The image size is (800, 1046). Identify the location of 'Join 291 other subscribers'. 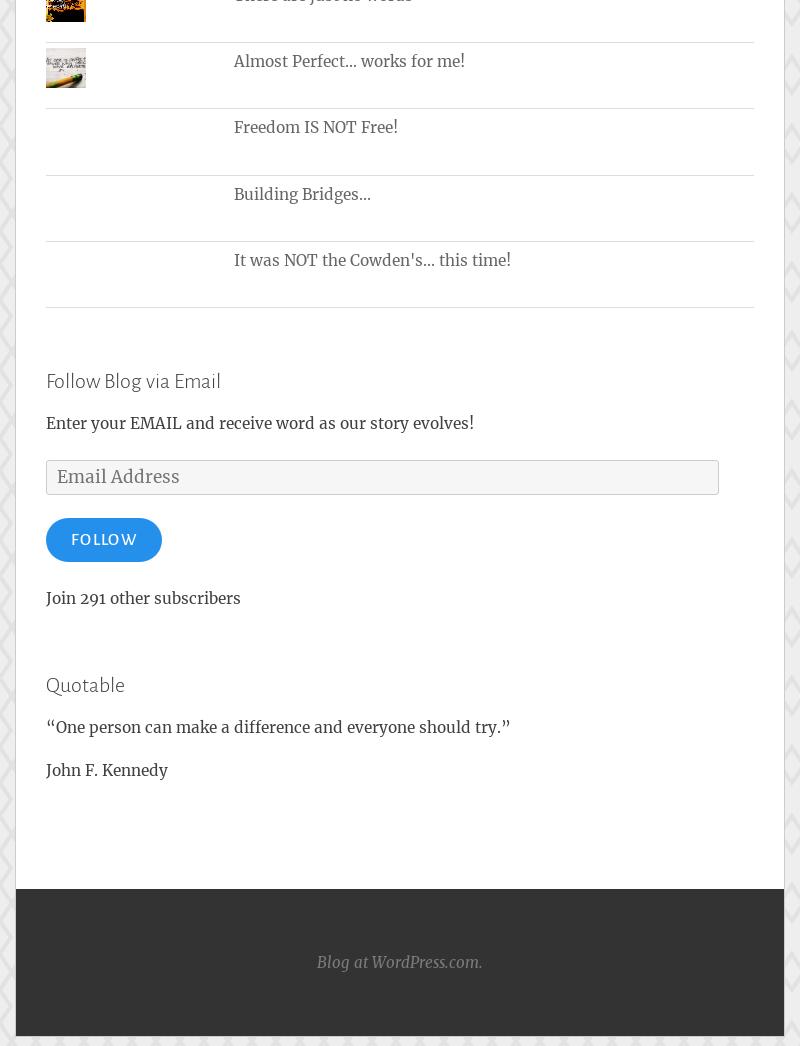
(143, 597).